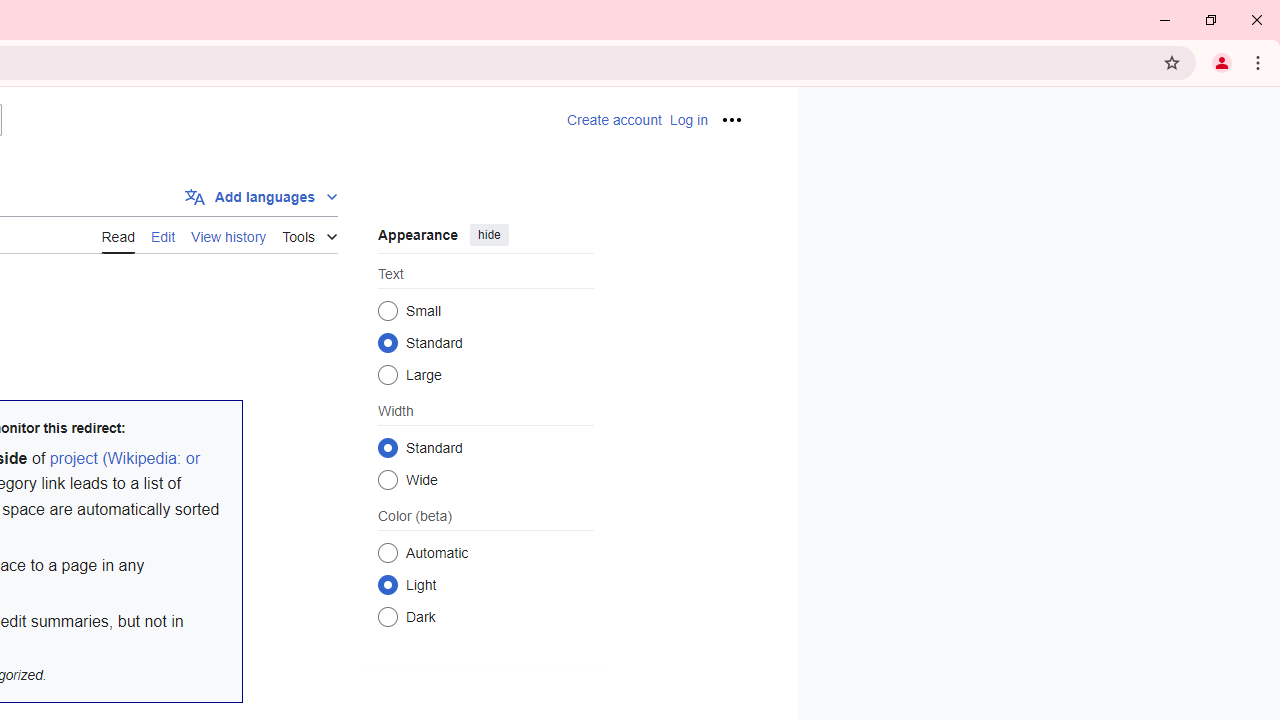  Describe the element at coordinates (1165, 20) in the screenshot. I see `'Minimize'` at that location.